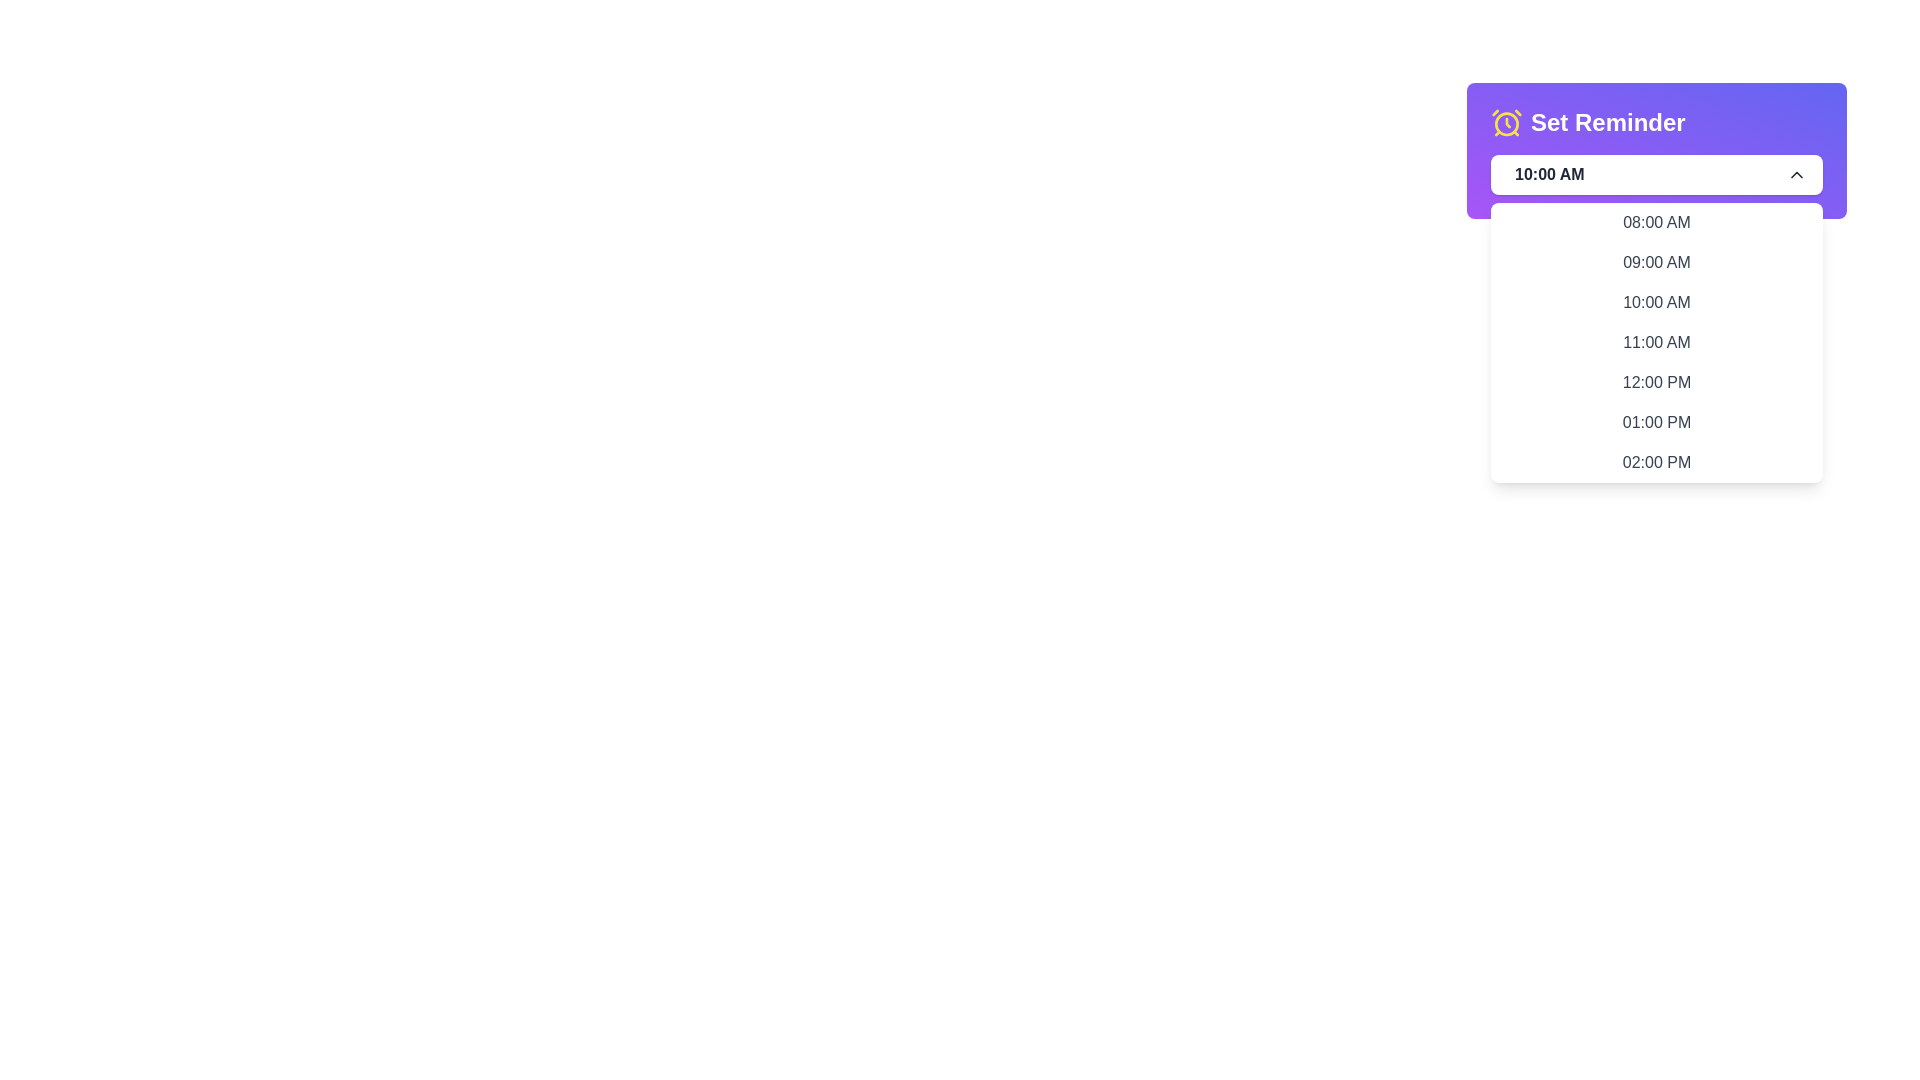  I want to click on the first dropdown option for '08:00 AM' located below the '10:00 AM' dropdown field in the purple 'Set Reminder' card, so click(1656, 223).